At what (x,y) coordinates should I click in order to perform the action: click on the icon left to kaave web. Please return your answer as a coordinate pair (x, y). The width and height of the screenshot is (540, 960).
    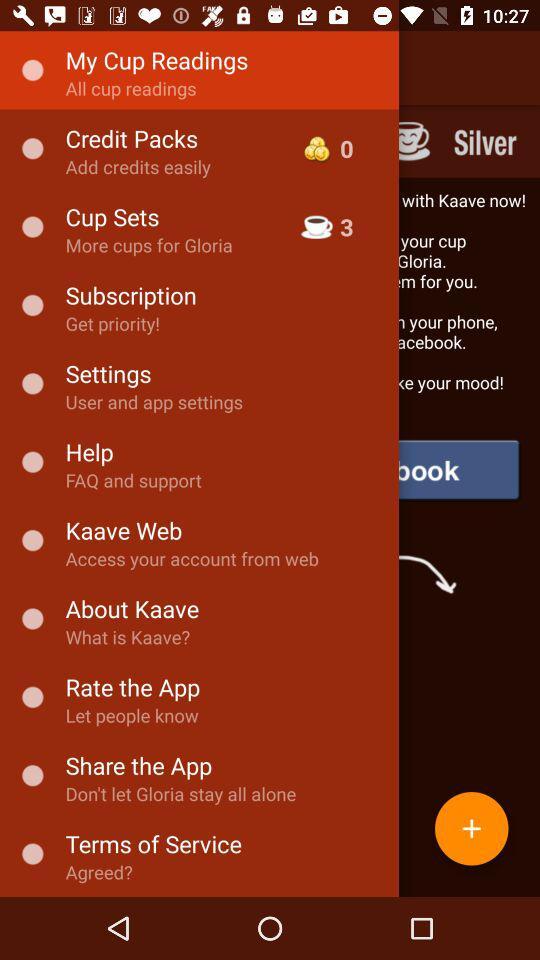
    Looking at the image, I should click on (31, 539).